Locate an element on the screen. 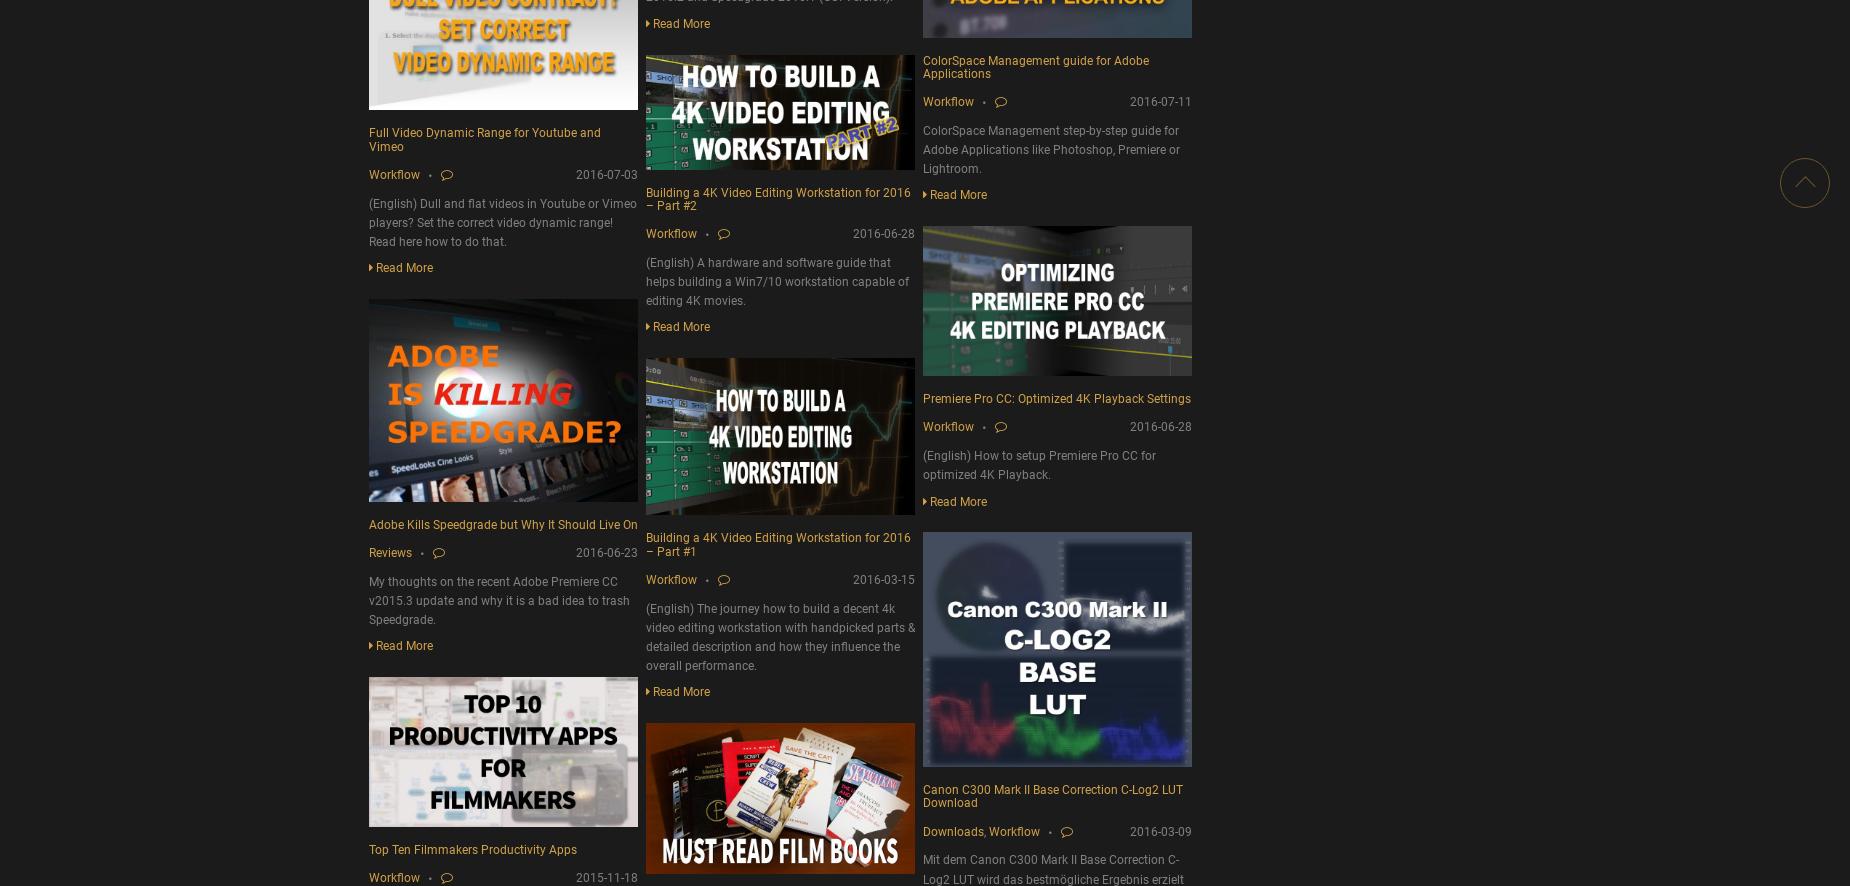 This screenshot has height=886, width=1850. '(English) Dull and flat videos in Youtube or Vimeo players? Set the correct video dynamic range! Read here how to do that.' is located at coordinates (503, 222).